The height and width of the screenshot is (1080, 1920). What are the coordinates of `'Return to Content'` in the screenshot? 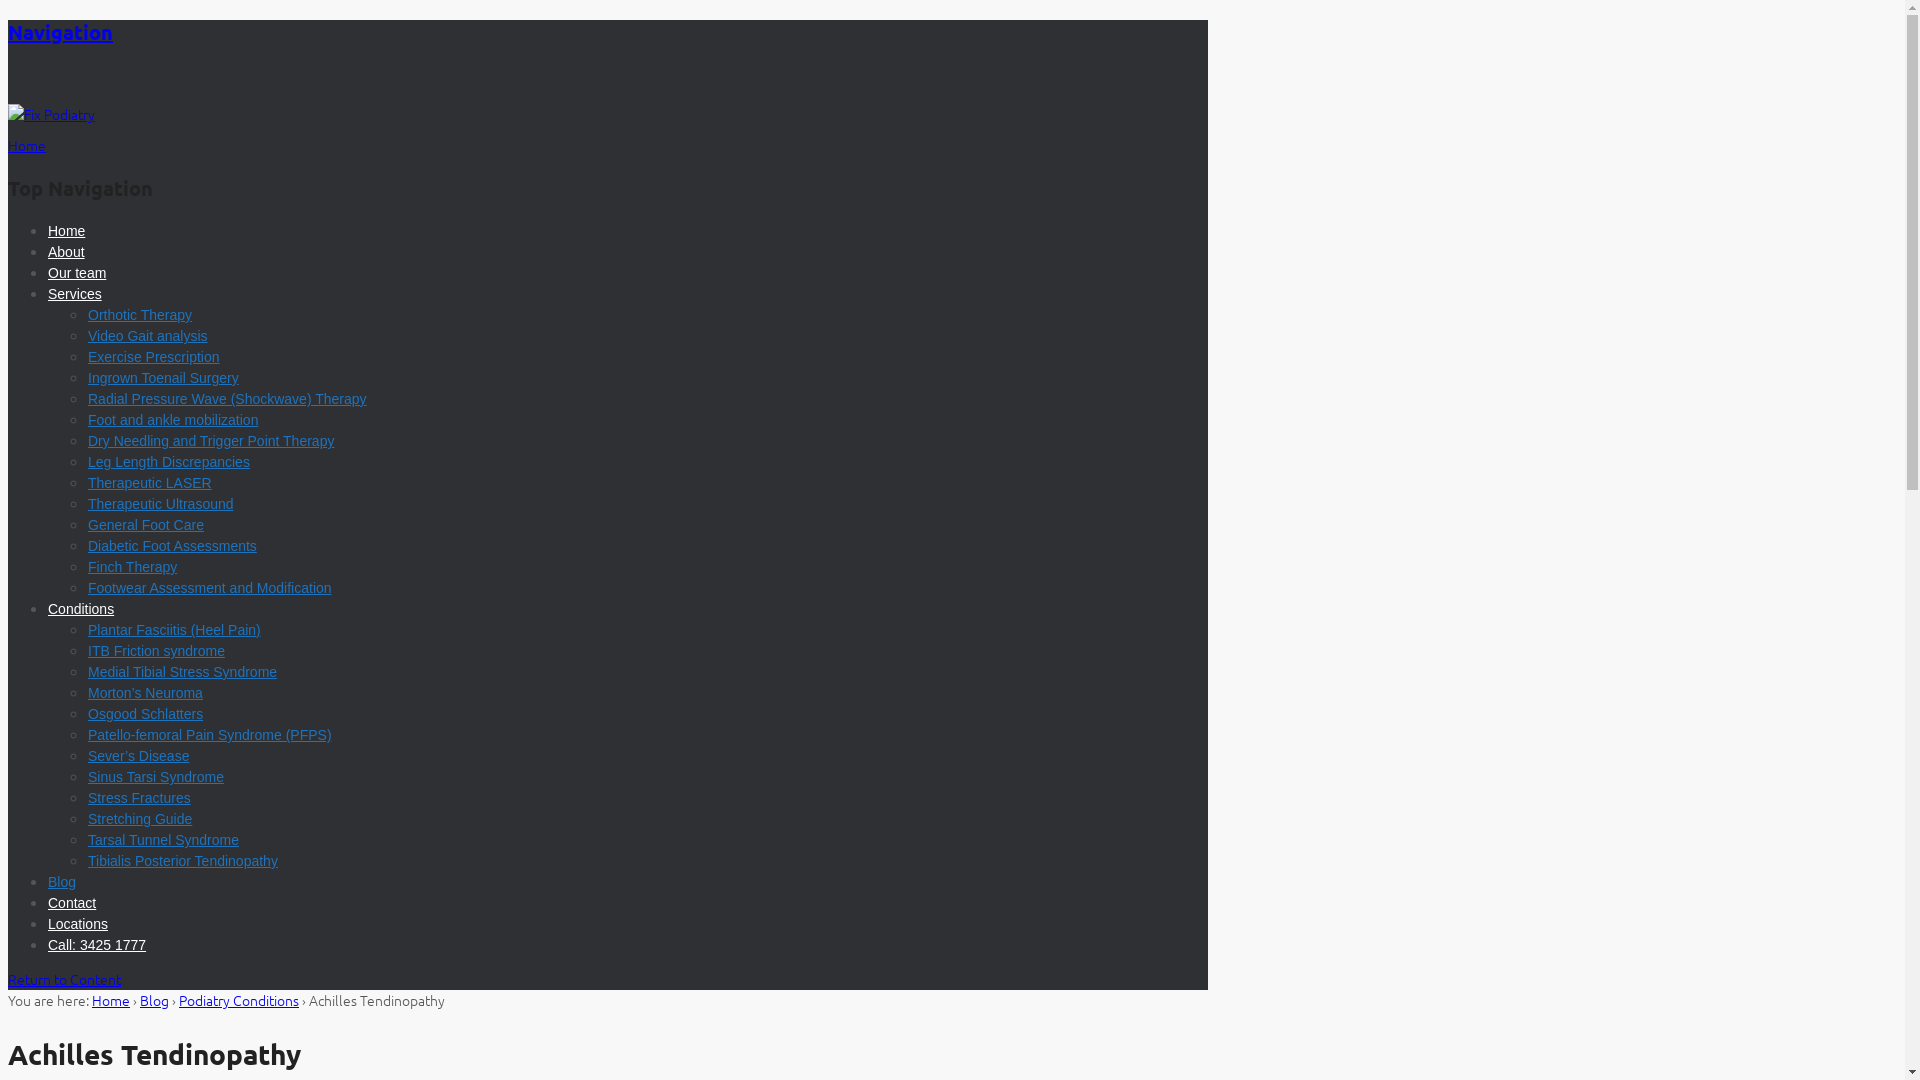 It's located at (64, 978).